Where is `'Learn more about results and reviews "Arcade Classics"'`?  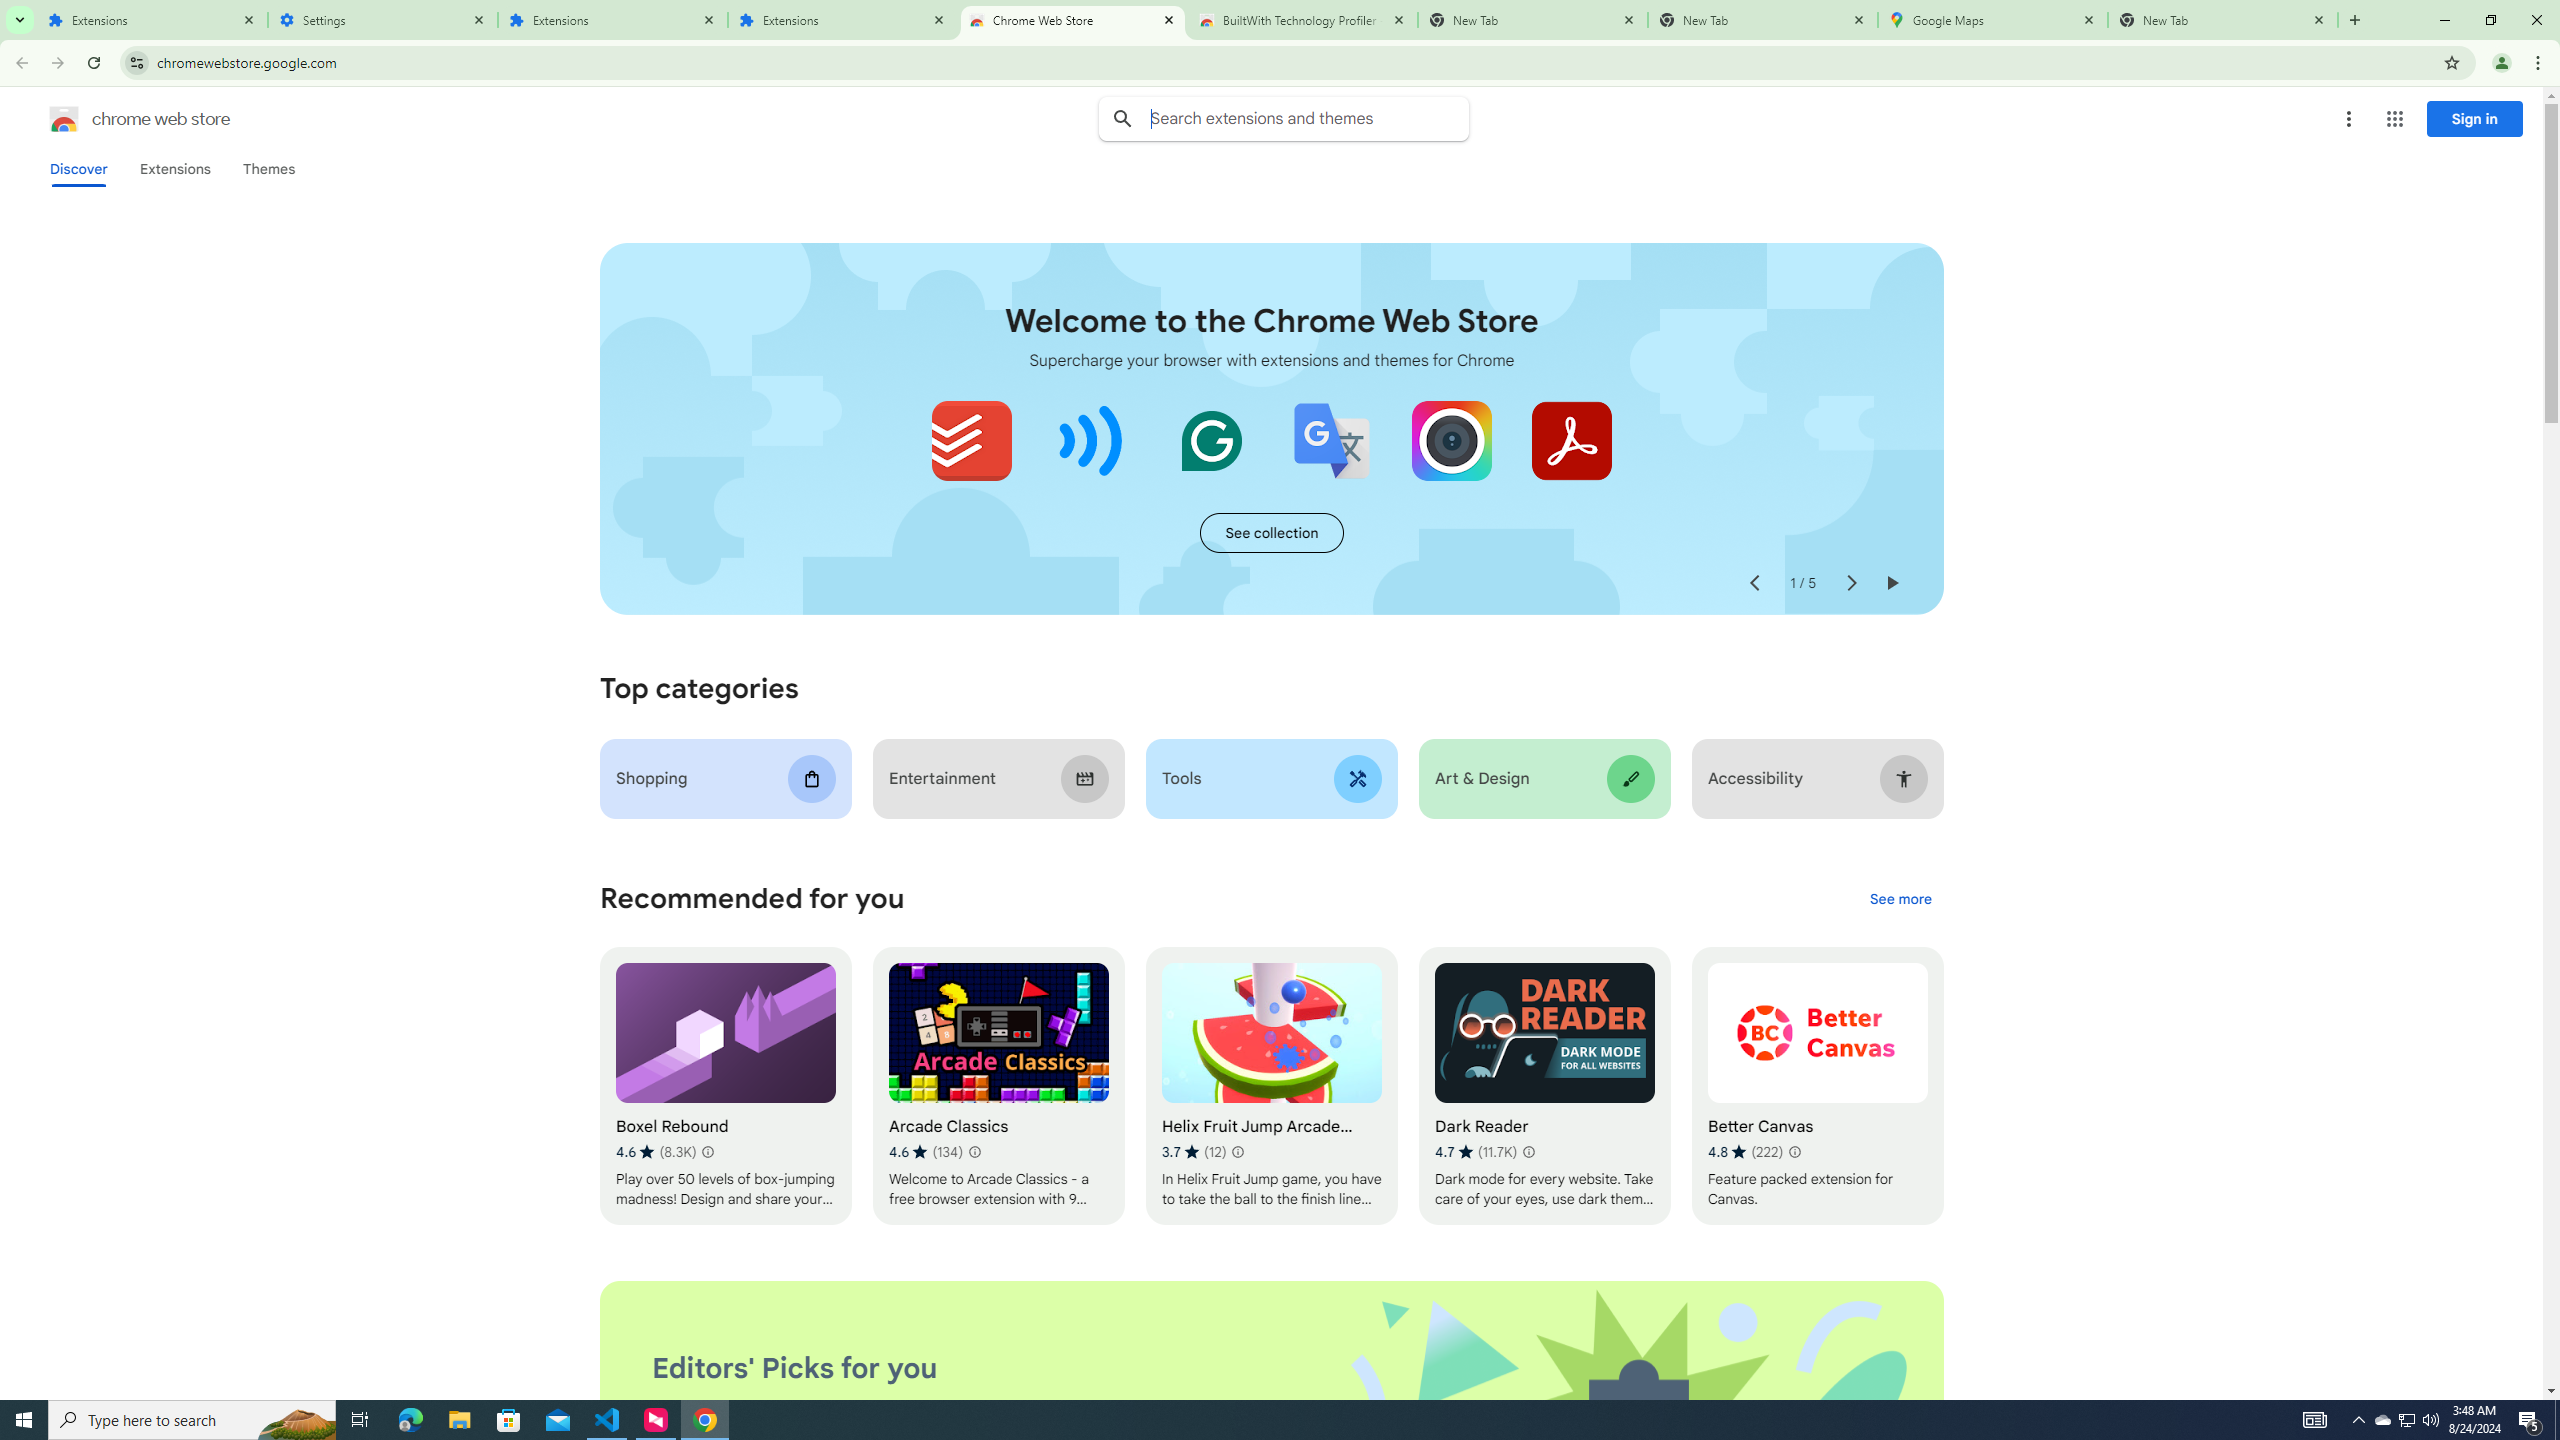 'Learn more about results and reviews "Arcade Classics"' is located at coordinates (974, 1152).